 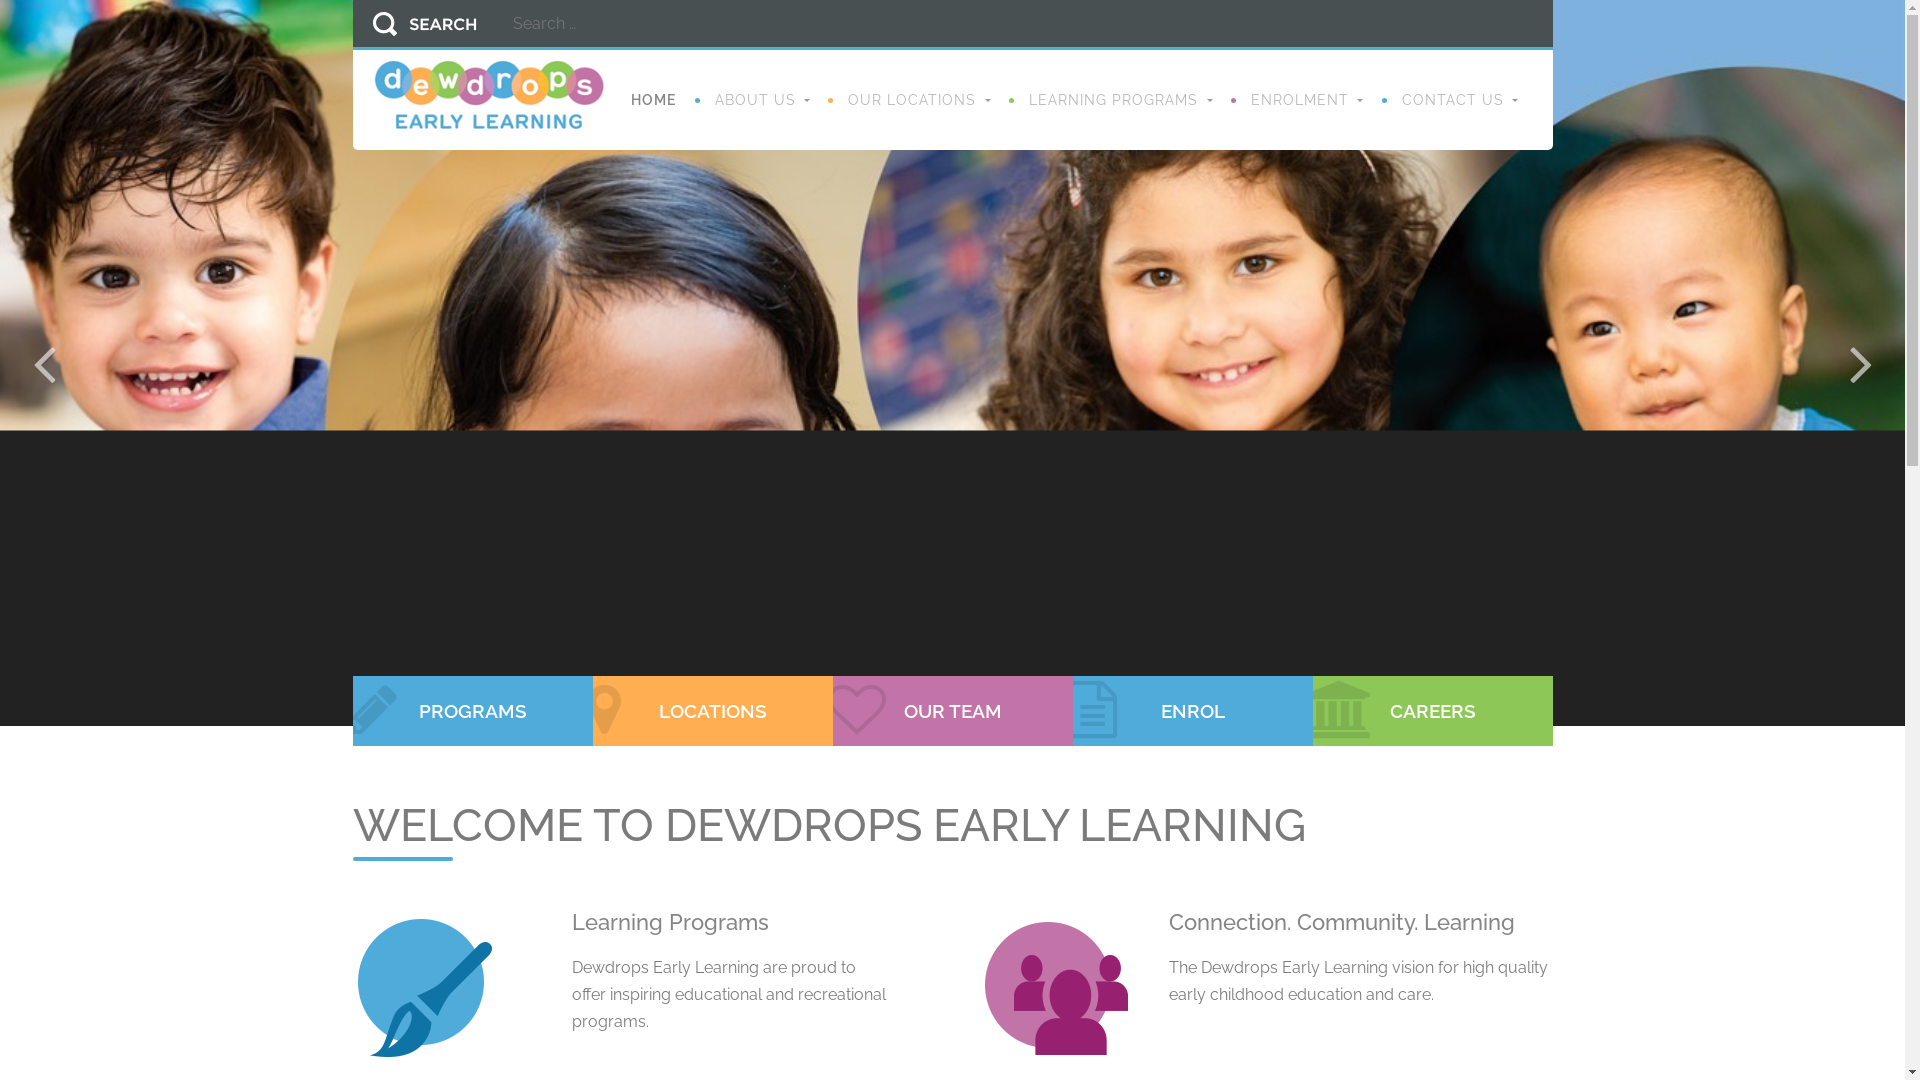 I want to click on 'CAREERS', so click(x=1430, y=709).